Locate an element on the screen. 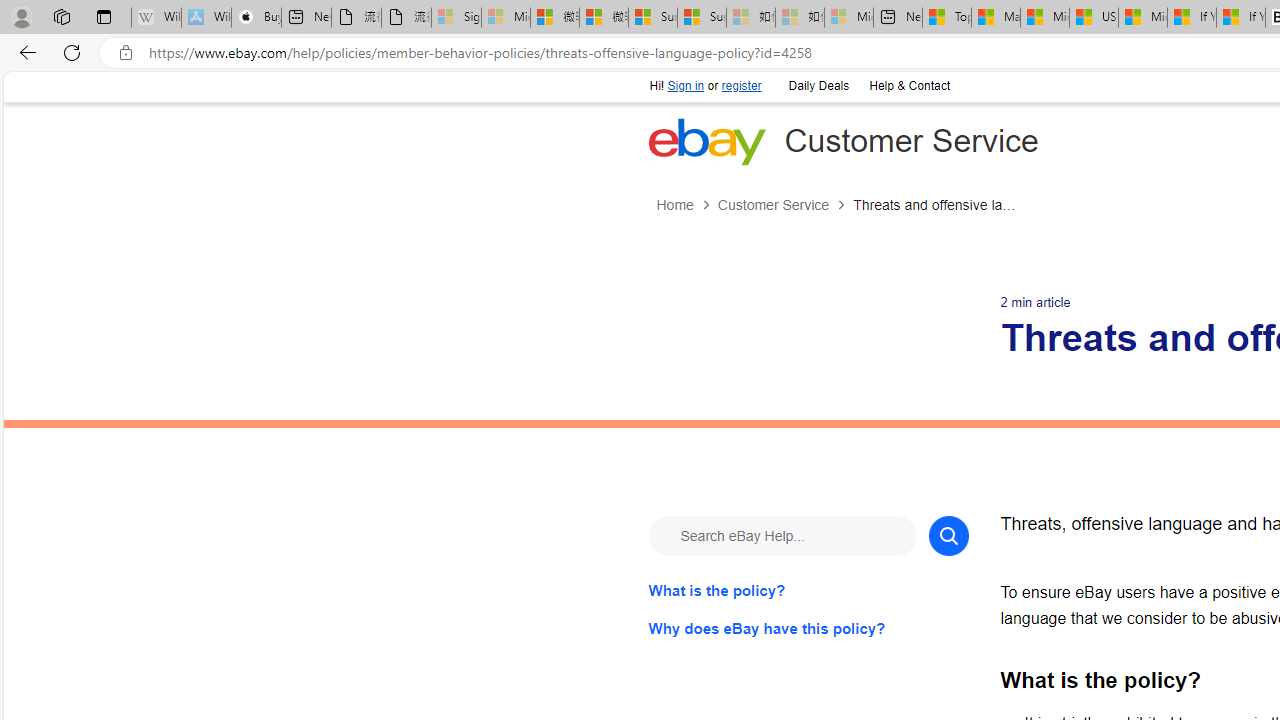 The width and height of the screenshot is (1280, 720). 'Daily Deals' is located at coordinates (819, 86).